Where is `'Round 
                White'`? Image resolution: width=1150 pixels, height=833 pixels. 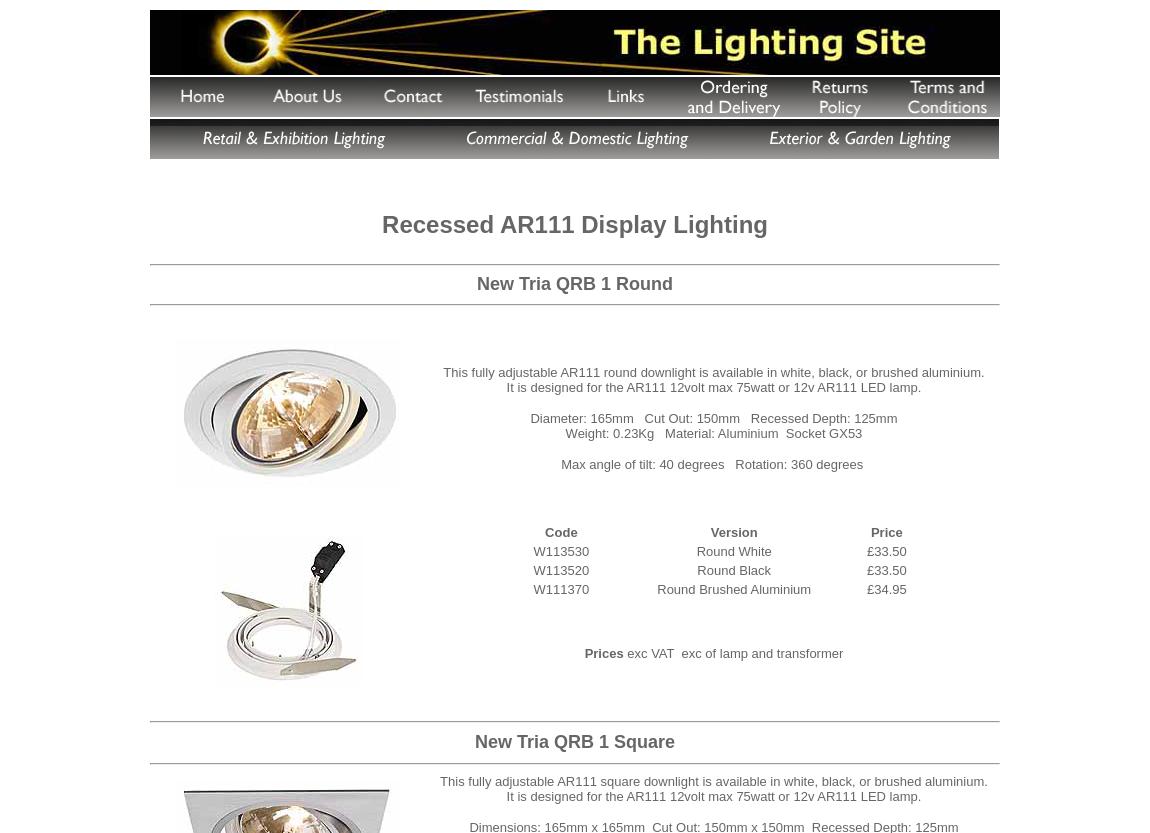 'Round 
                White' is located at coordinates (732, 549).